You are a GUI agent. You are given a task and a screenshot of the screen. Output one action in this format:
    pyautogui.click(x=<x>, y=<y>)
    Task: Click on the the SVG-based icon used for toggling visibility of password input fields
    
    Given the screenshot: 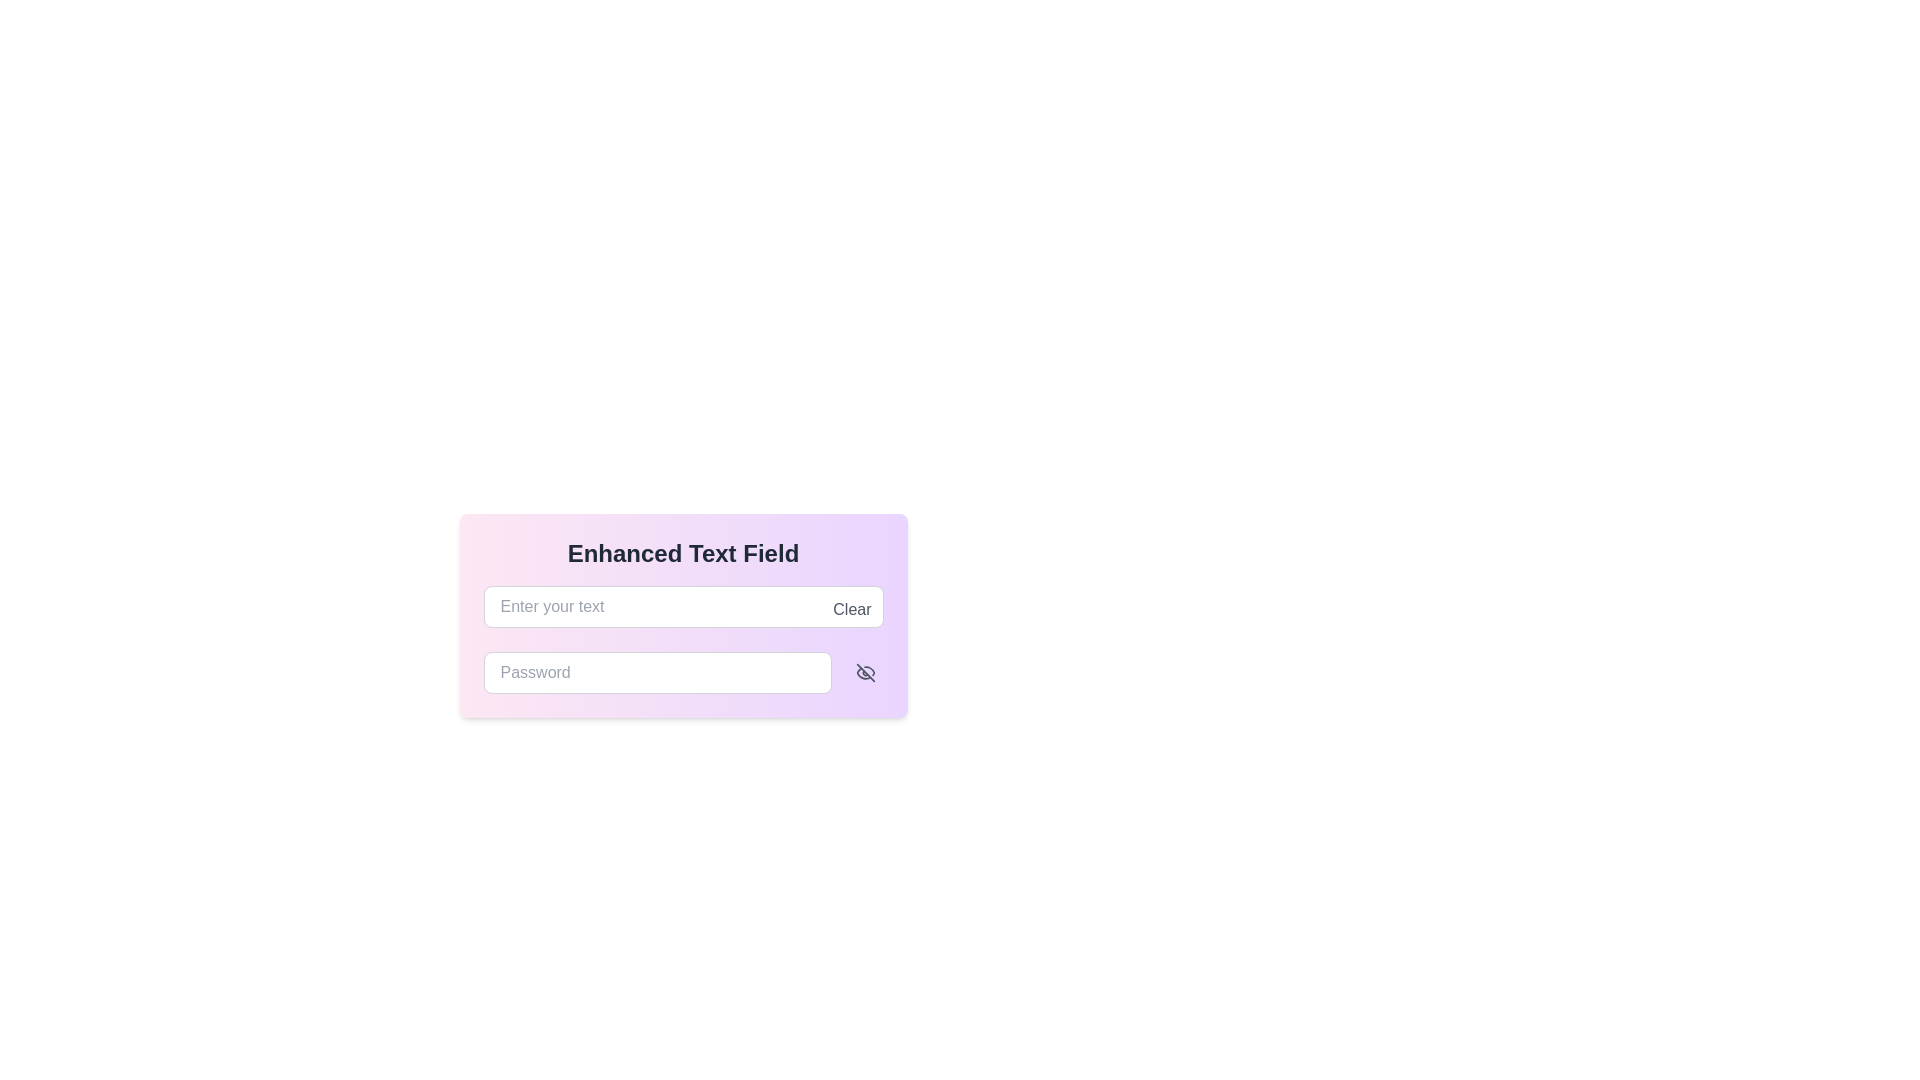 What is the action you would take?
    pyautogui.click(x=865, y=672)
    